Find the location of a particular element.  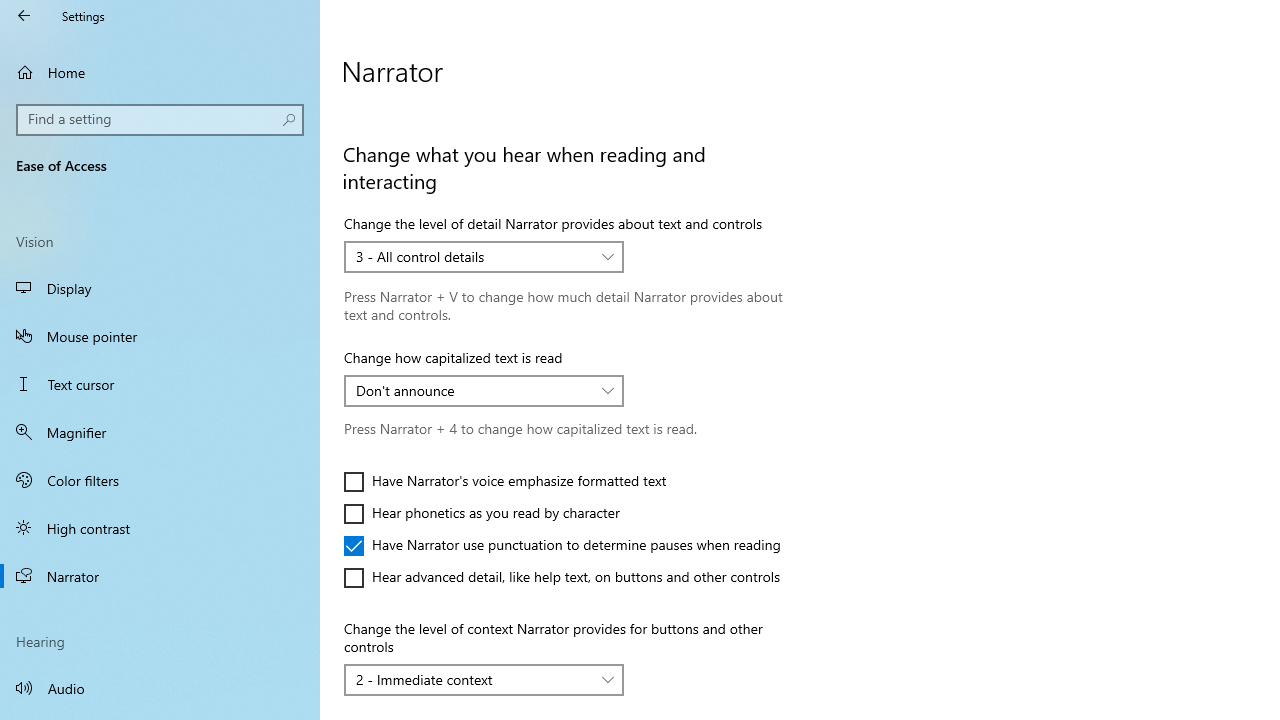

'Back' is located at coordinates (24, 15).